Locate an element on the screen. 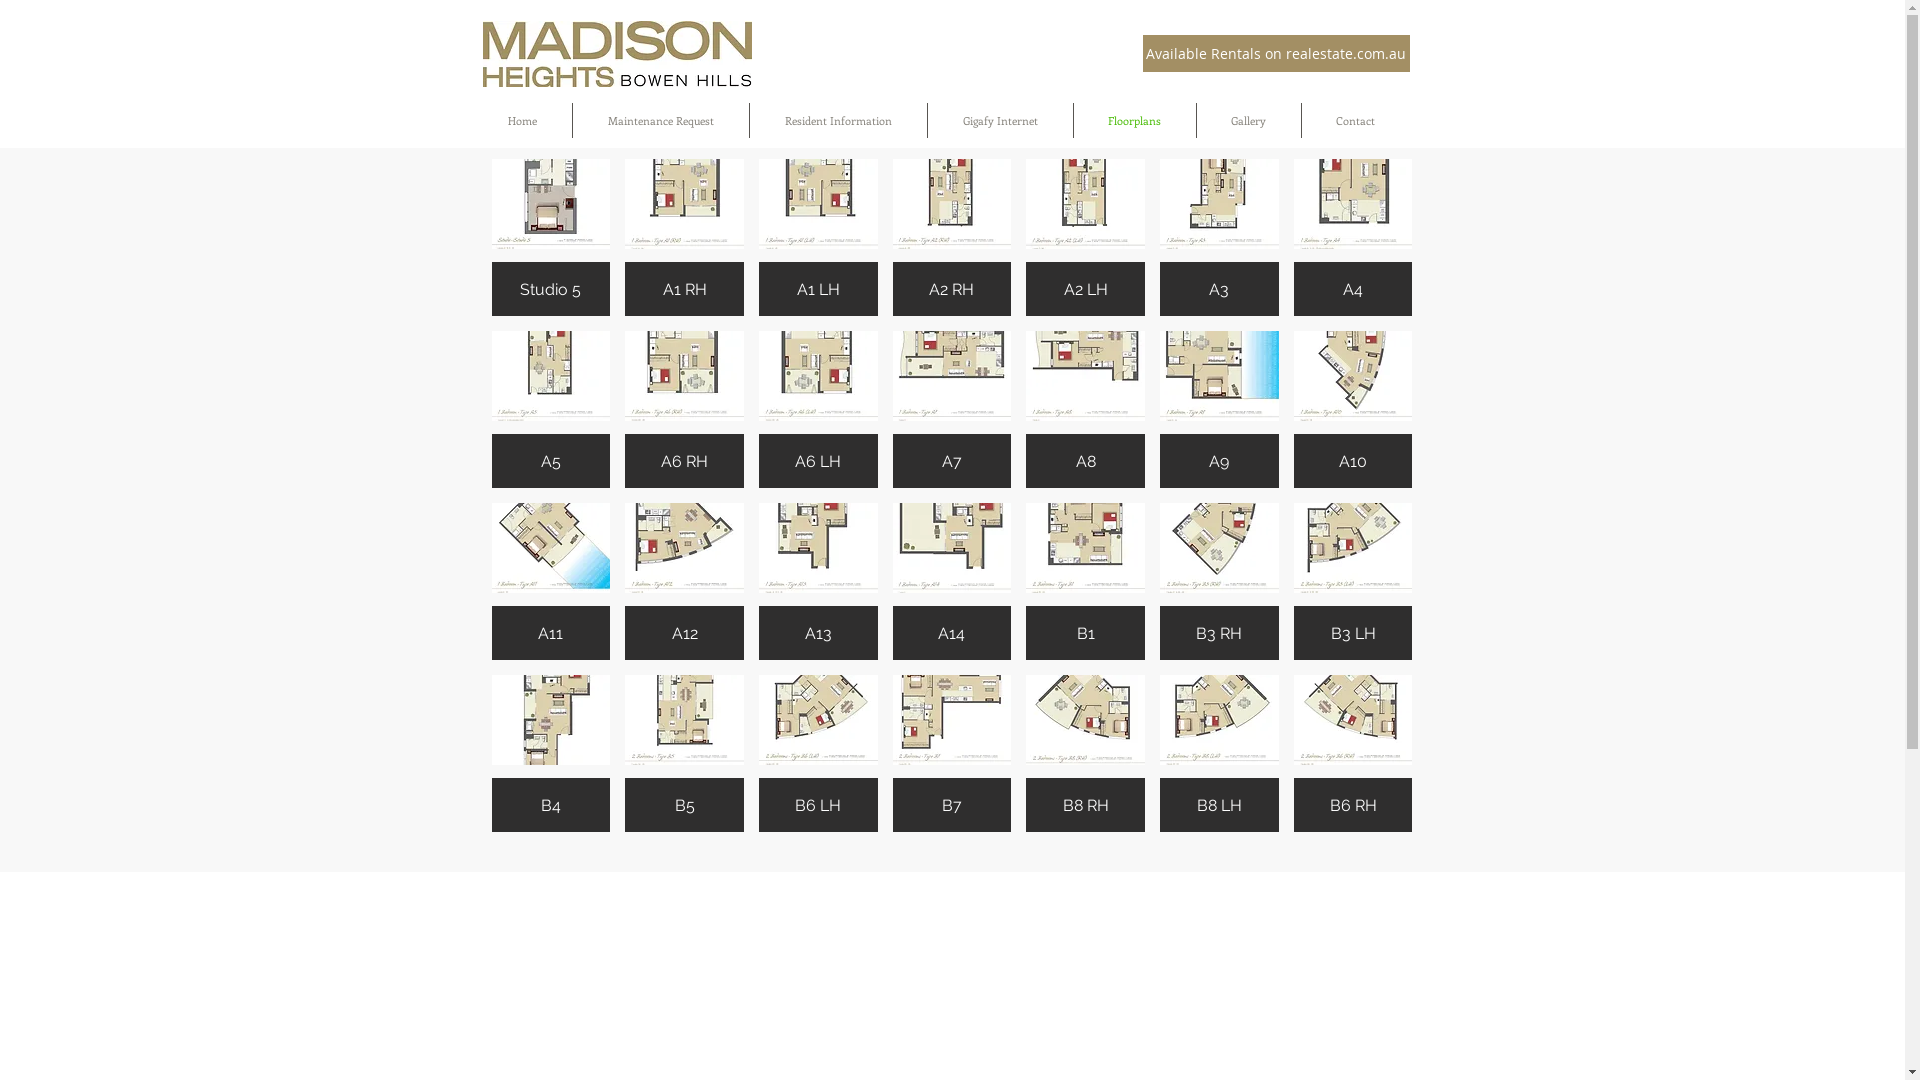  'Floorplans' is located at coordinates (1134, 120).